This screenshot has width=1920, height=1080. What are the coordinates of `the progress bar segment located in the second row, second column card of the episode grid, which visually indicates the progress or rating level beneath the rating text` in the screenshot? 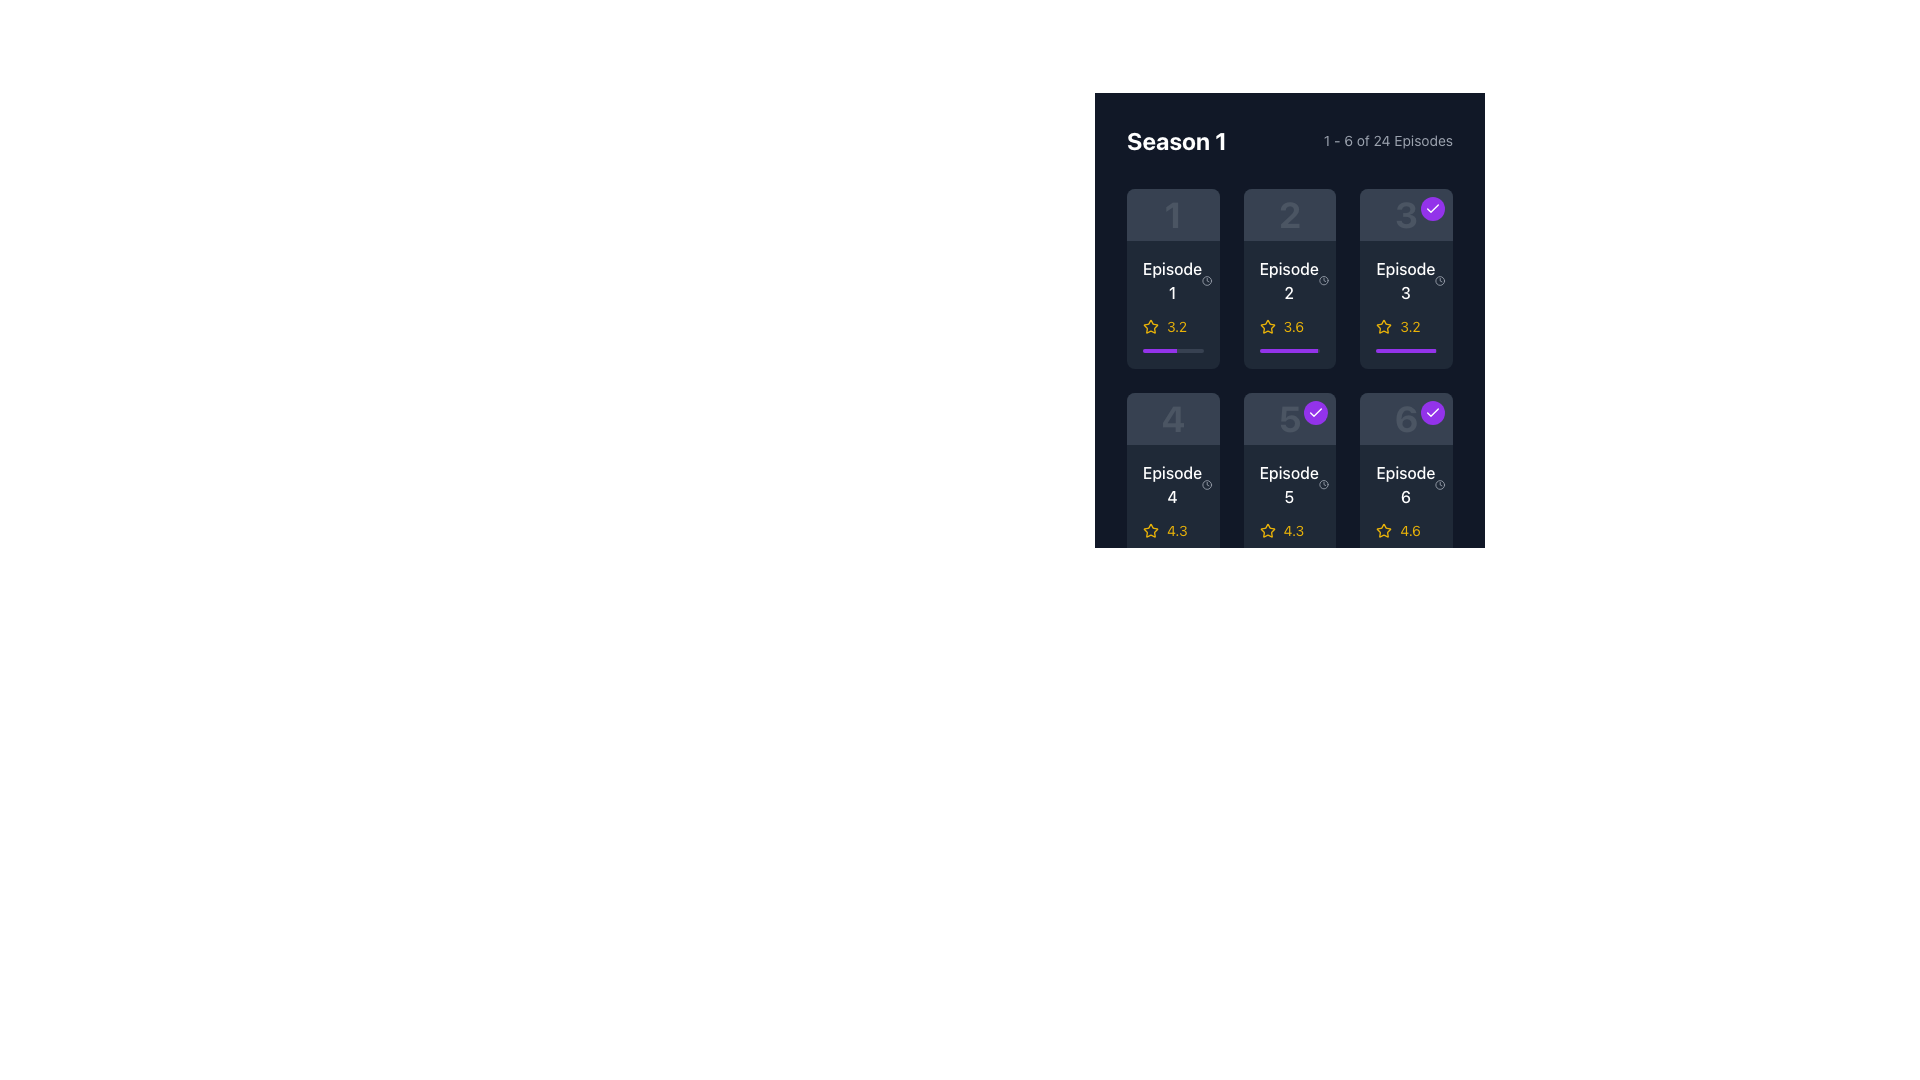 It's located at (1288, 350).